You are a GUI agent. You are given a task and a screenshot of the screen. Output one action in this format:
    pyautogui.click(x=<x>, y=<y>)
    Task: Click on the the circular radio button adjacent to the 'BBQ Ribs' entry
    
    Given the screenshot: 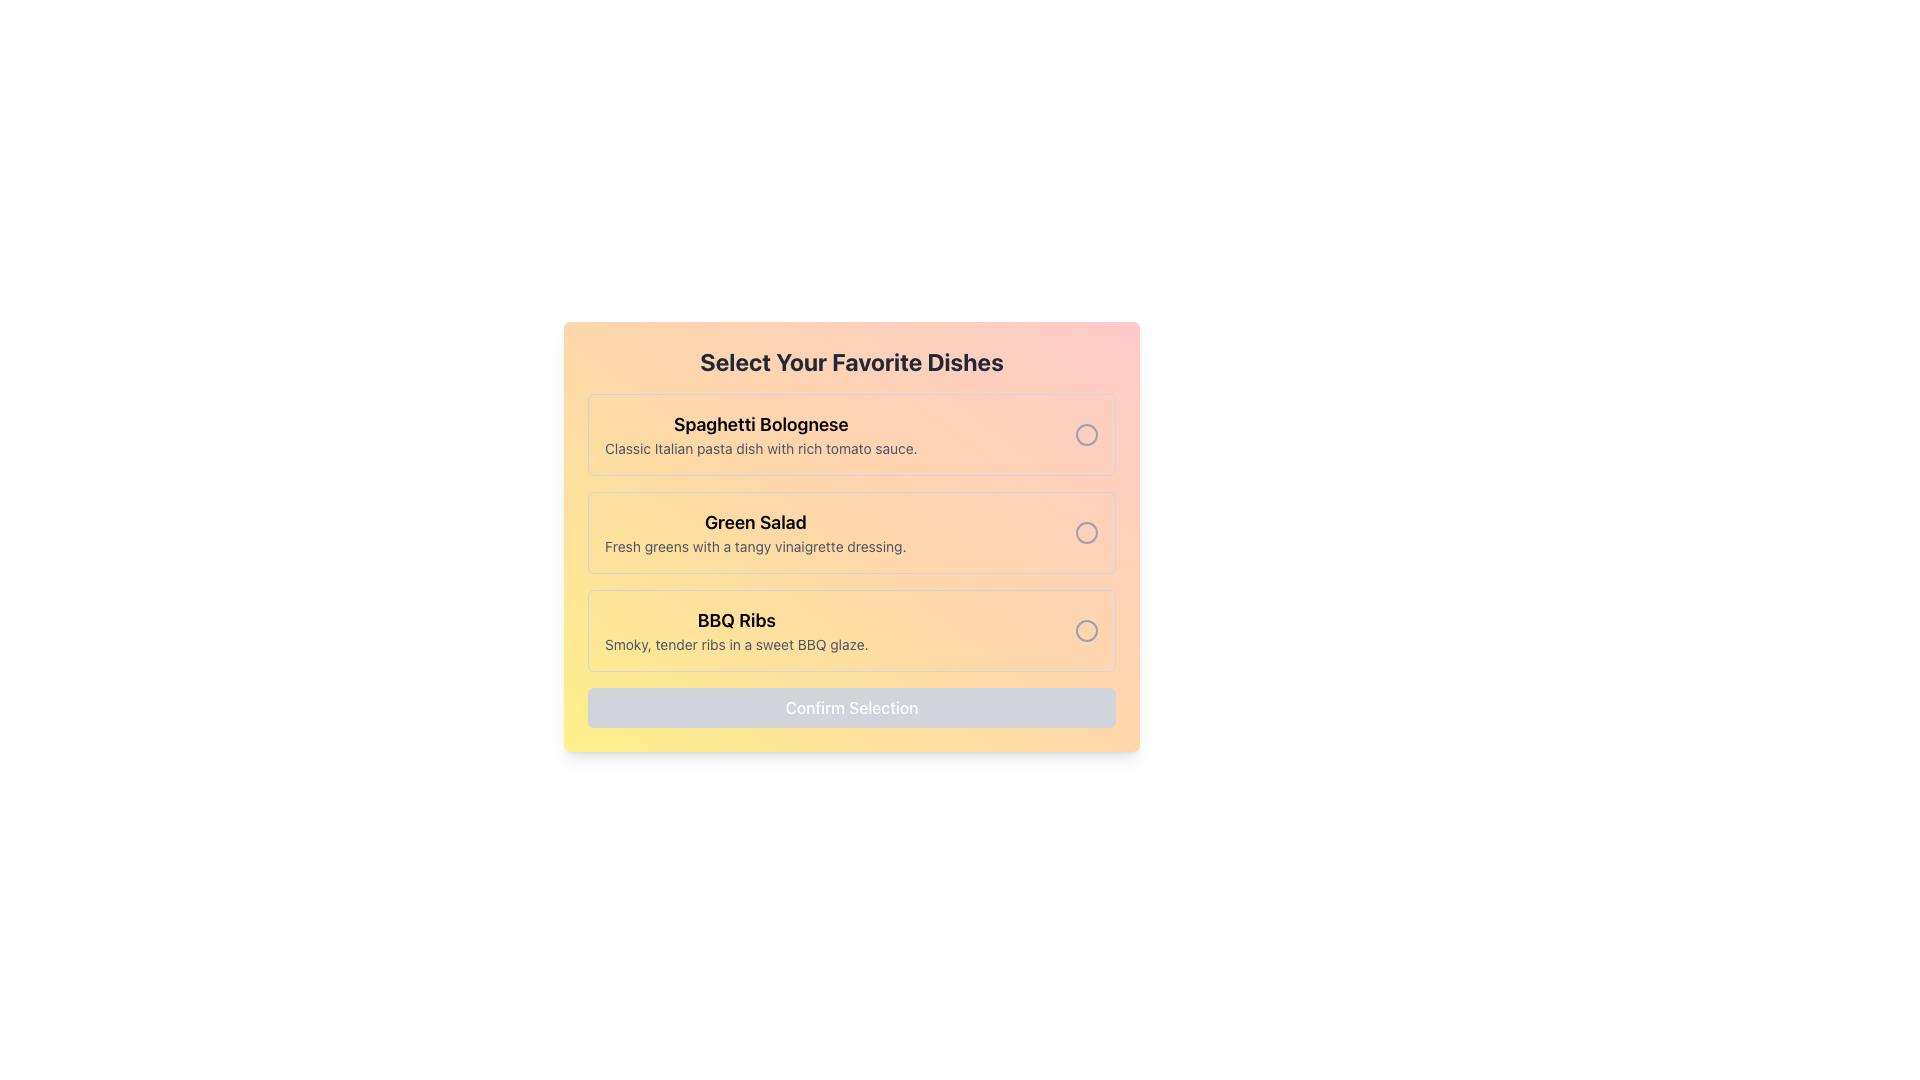 What is the action you would take?
    pyautogui.click(x=1085, y=631)
    